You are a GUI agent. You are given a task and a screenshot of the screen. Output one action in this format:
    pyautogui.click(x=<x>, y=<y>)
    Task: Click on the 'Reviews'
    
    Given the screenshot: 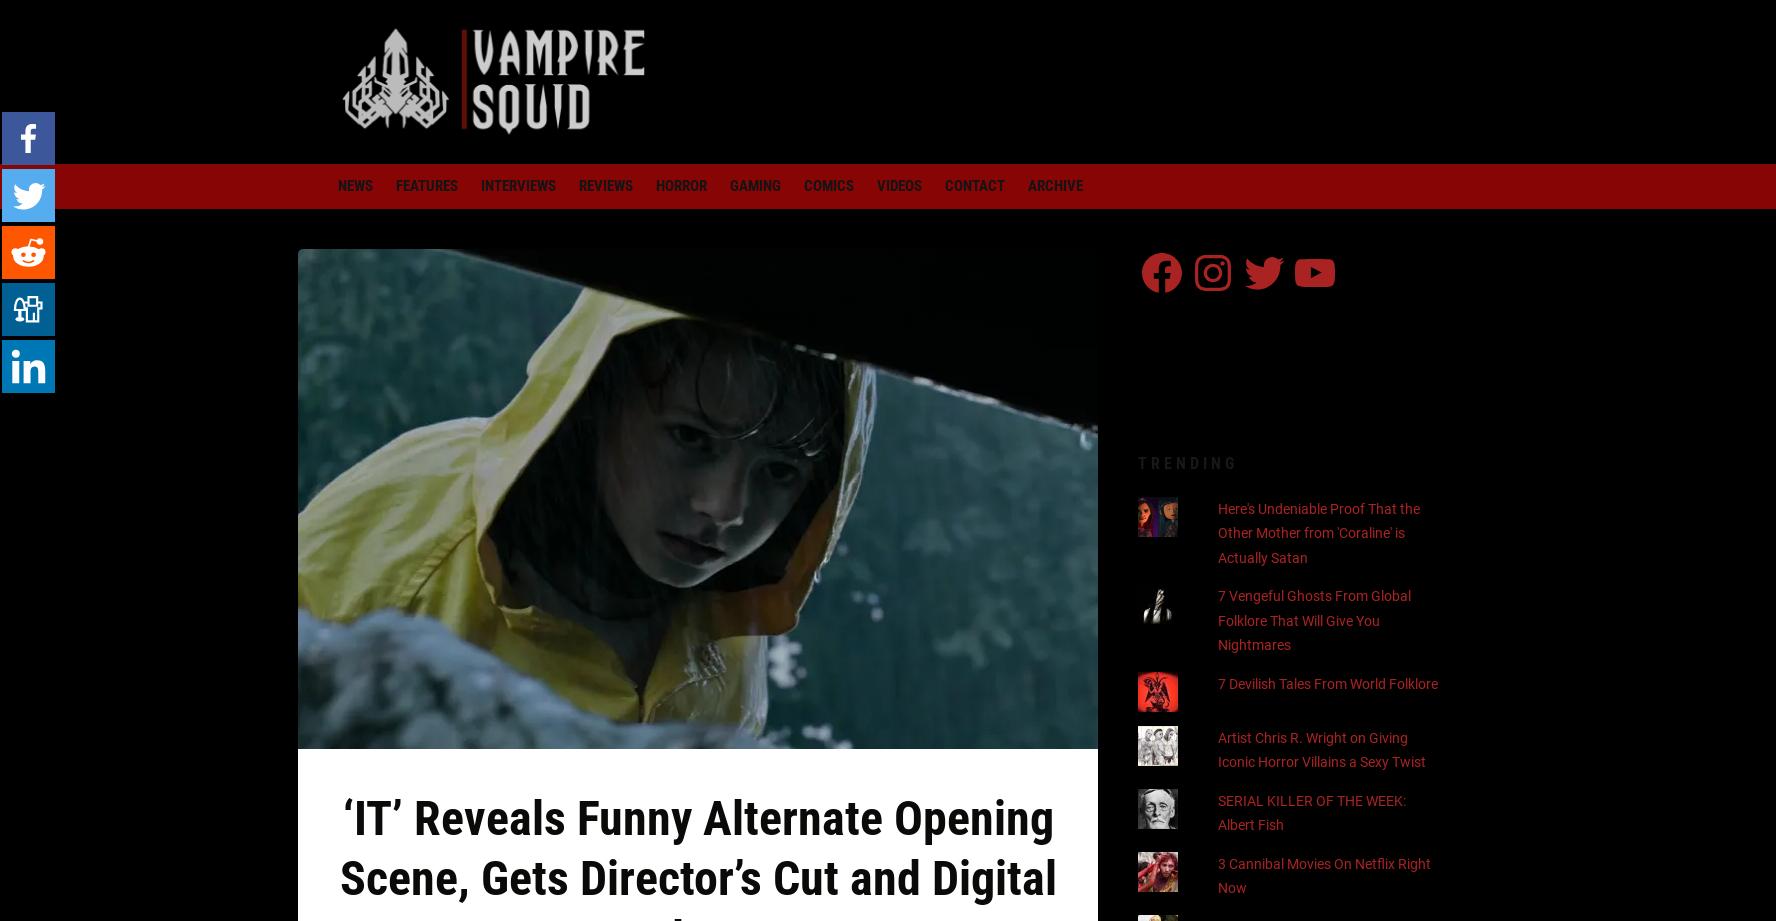 What is the action you would take?
    pyautogui.click(x=604, y=185)
    